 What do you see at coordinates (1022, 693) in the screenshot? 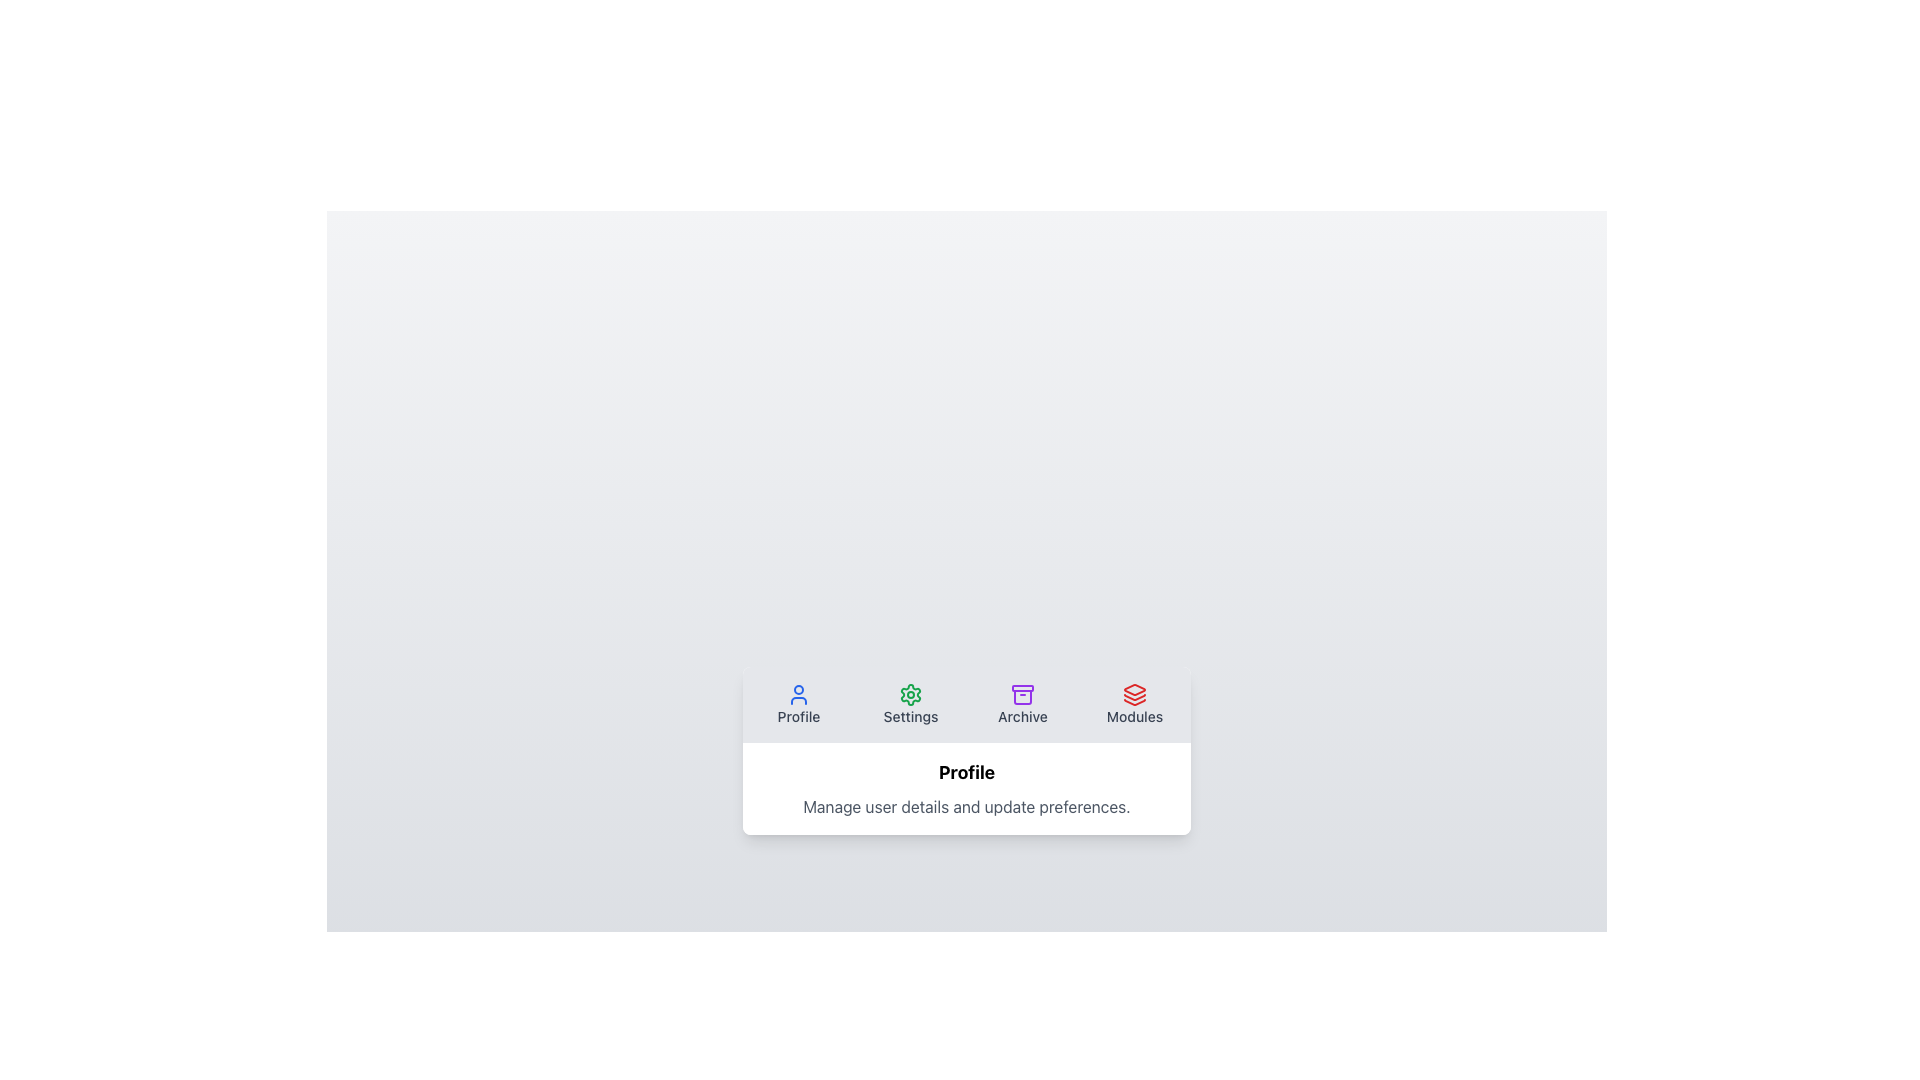
I see `the purple archive box icon located above the 'Archive' text, which is the third icon from the left in a row of similar icons` at bounding box center [1022, 693].